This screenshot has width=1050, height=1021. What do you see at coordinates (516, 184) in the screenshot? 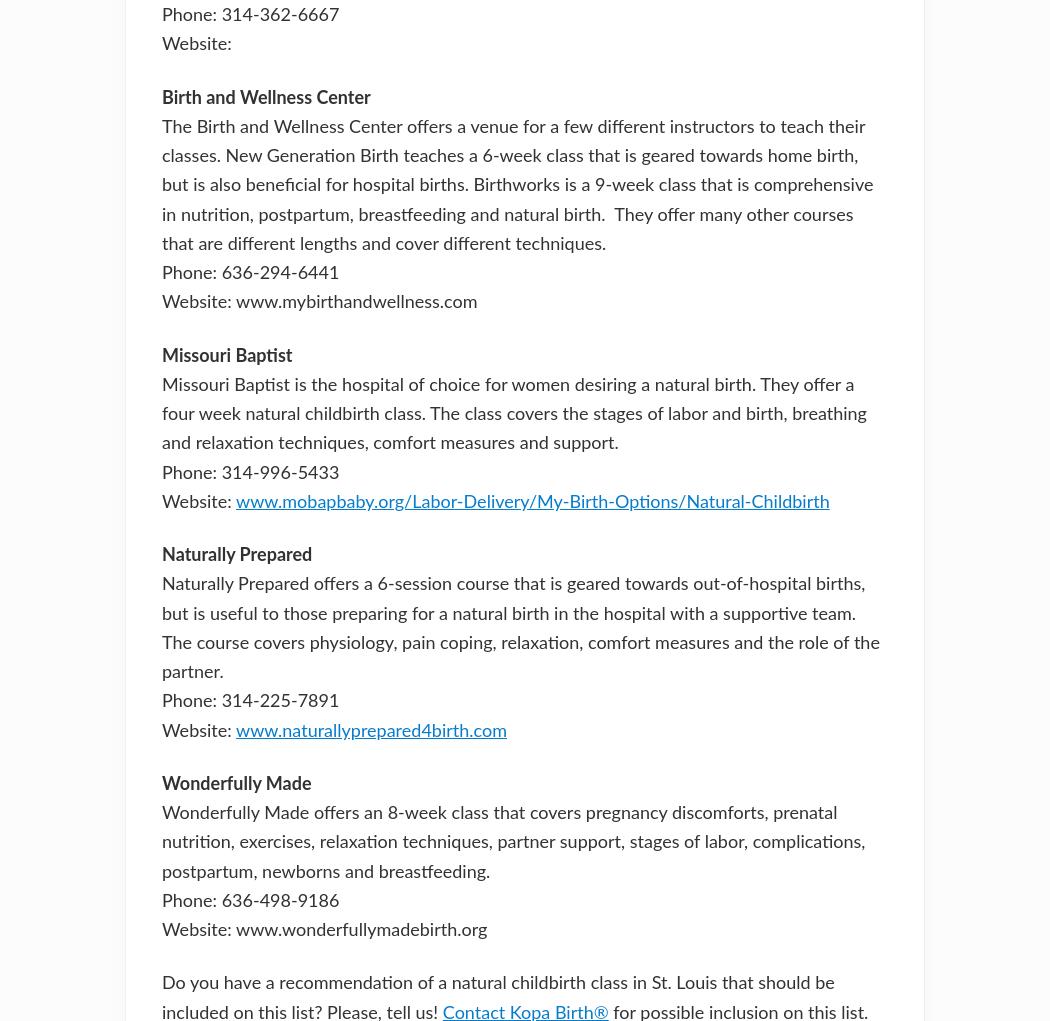
I see `'The Birth and Wellness Center offers a venue for a few different instructors to teach their classes. New Generation Birth teaches a 6-week class that is geared towards home birth, but is also beneficial for hospital births. Birthworks is a 9-week class that is comprehensive in nutrition, postpartum, breastfeeding and natural birth.  They offer many other courses that are different lengths and cover different techniques.'` at bounding box center [516, 184].